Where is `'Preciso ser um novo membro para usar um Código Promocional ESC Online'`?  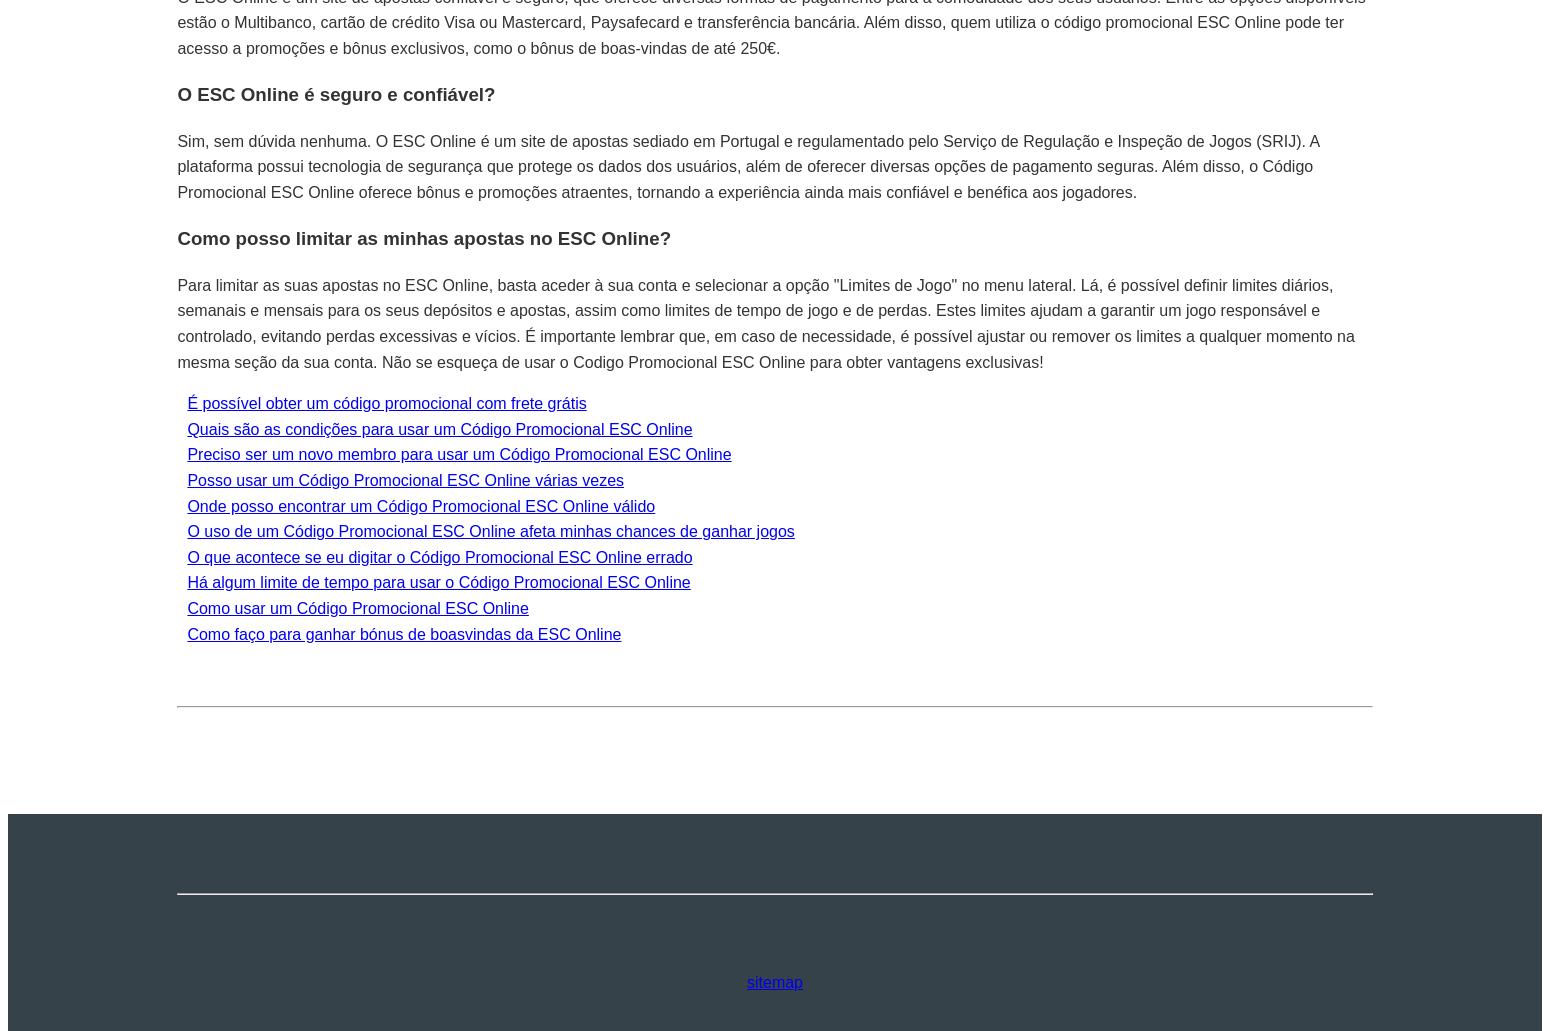 'Preciso ser um novo membro para usar um Código Promocional ESC Online' is located at coordinates (458, 454).